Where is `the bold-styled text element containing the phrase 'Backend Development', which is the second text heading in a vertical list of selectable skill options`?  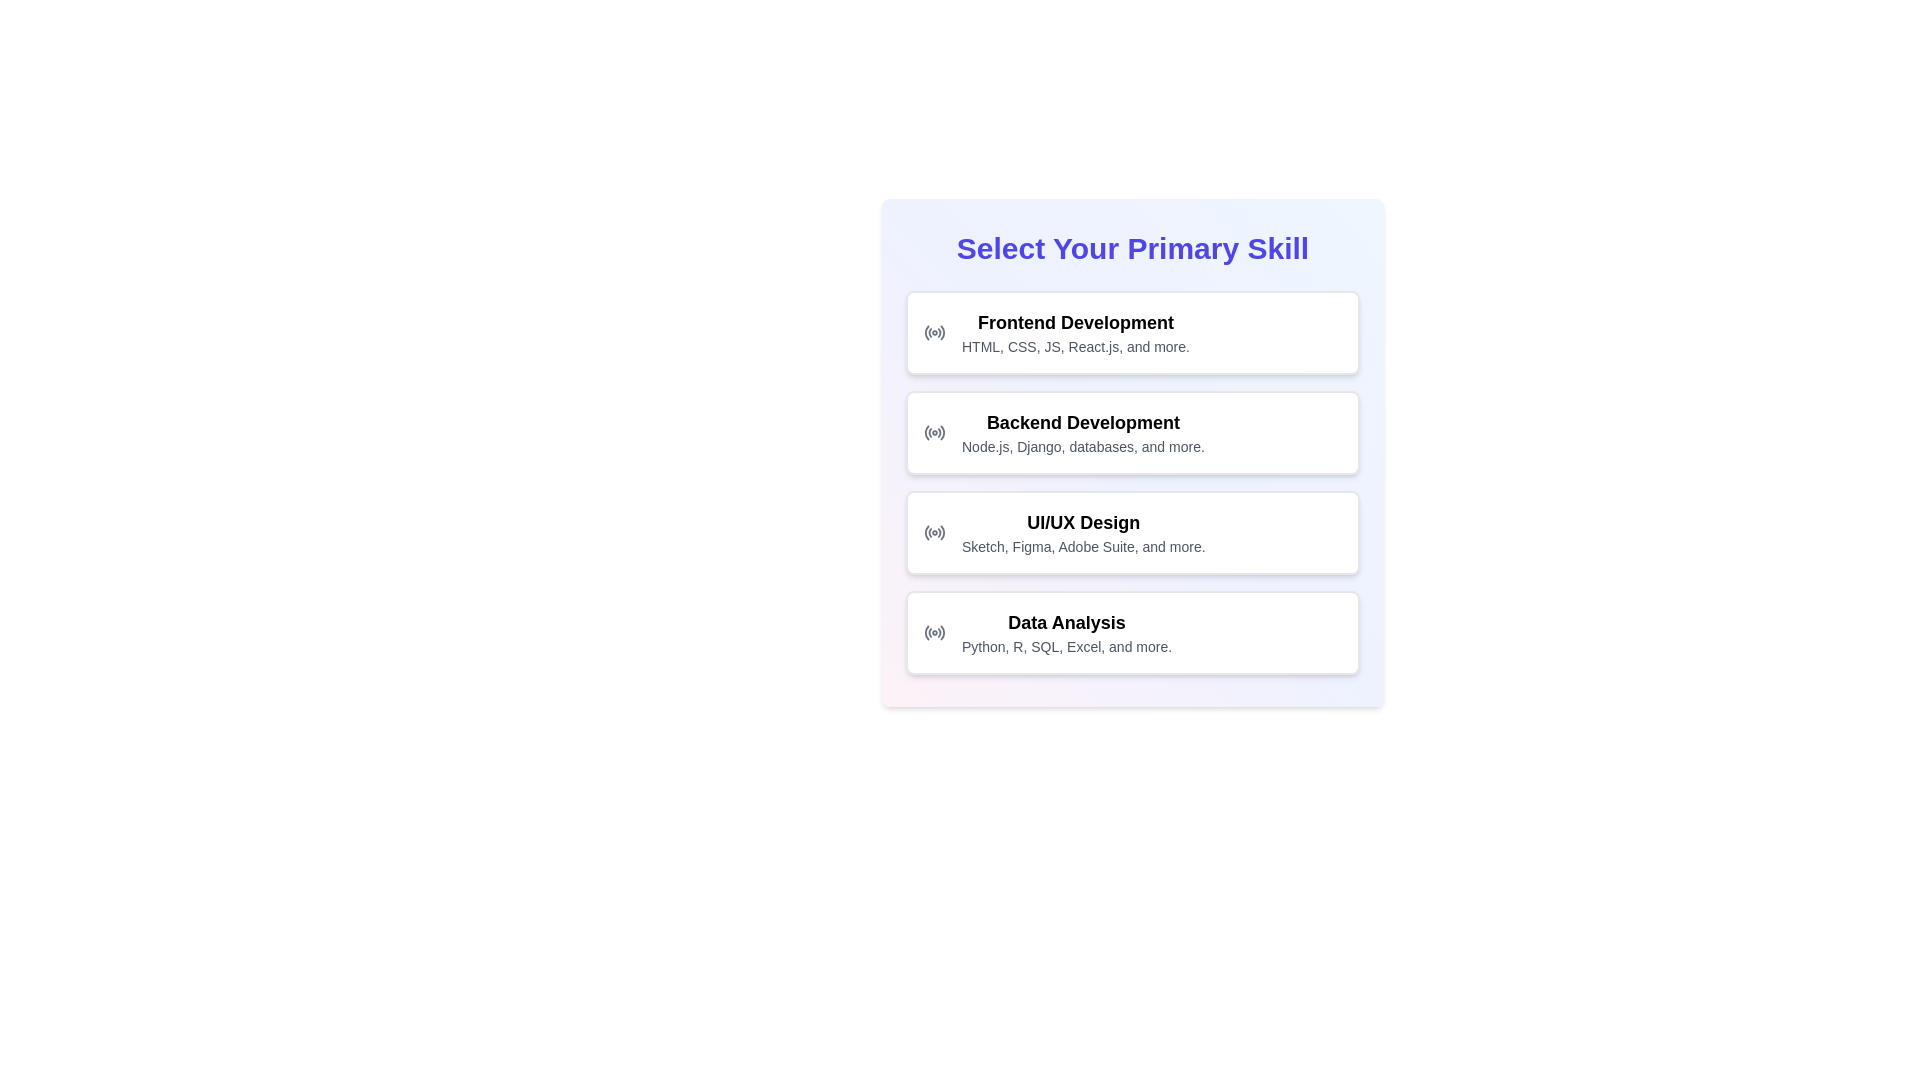 the bold-styled text element containing the phrase 'Backend Development', which is the second text heading in a vertical list of selectable skill options is located at coordinates (1082, 422).